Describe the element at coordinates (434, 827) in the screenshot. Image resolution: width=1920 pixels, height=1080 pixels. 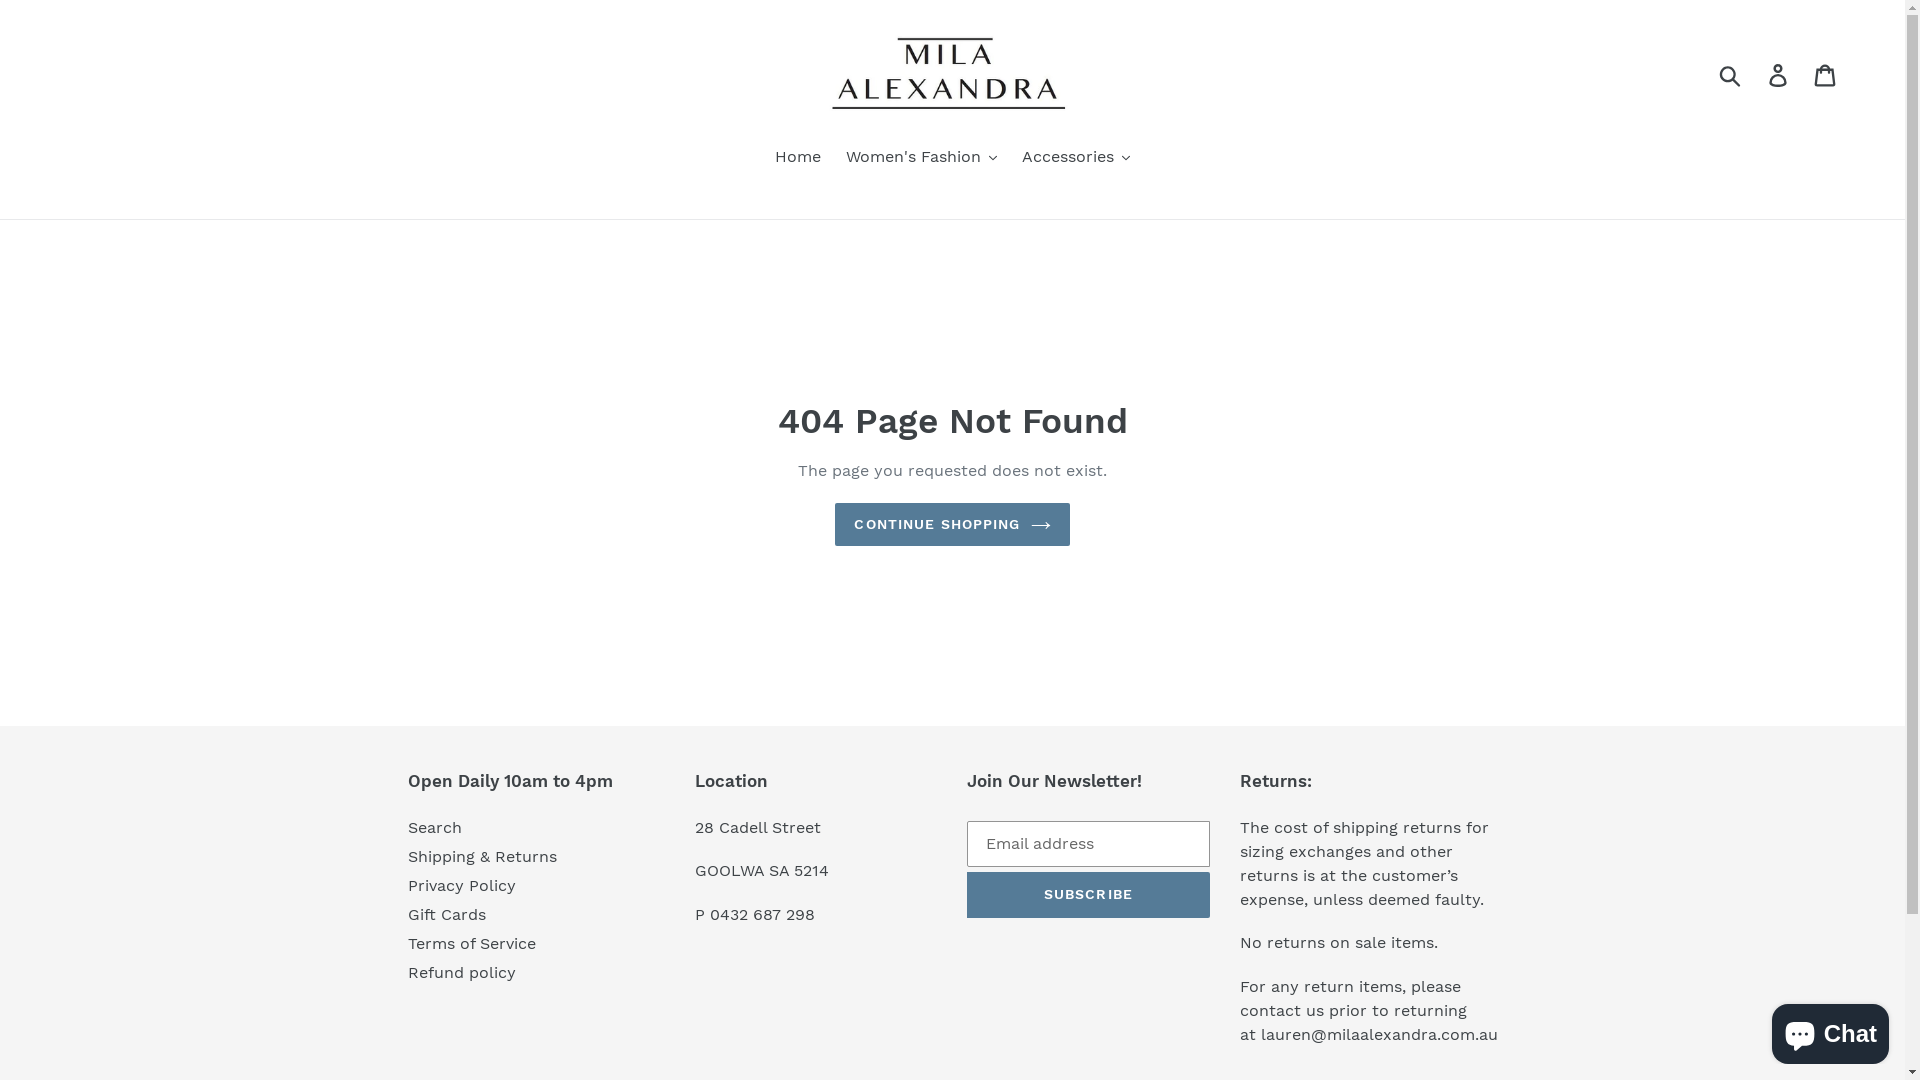
I see `'Search'` at that location.